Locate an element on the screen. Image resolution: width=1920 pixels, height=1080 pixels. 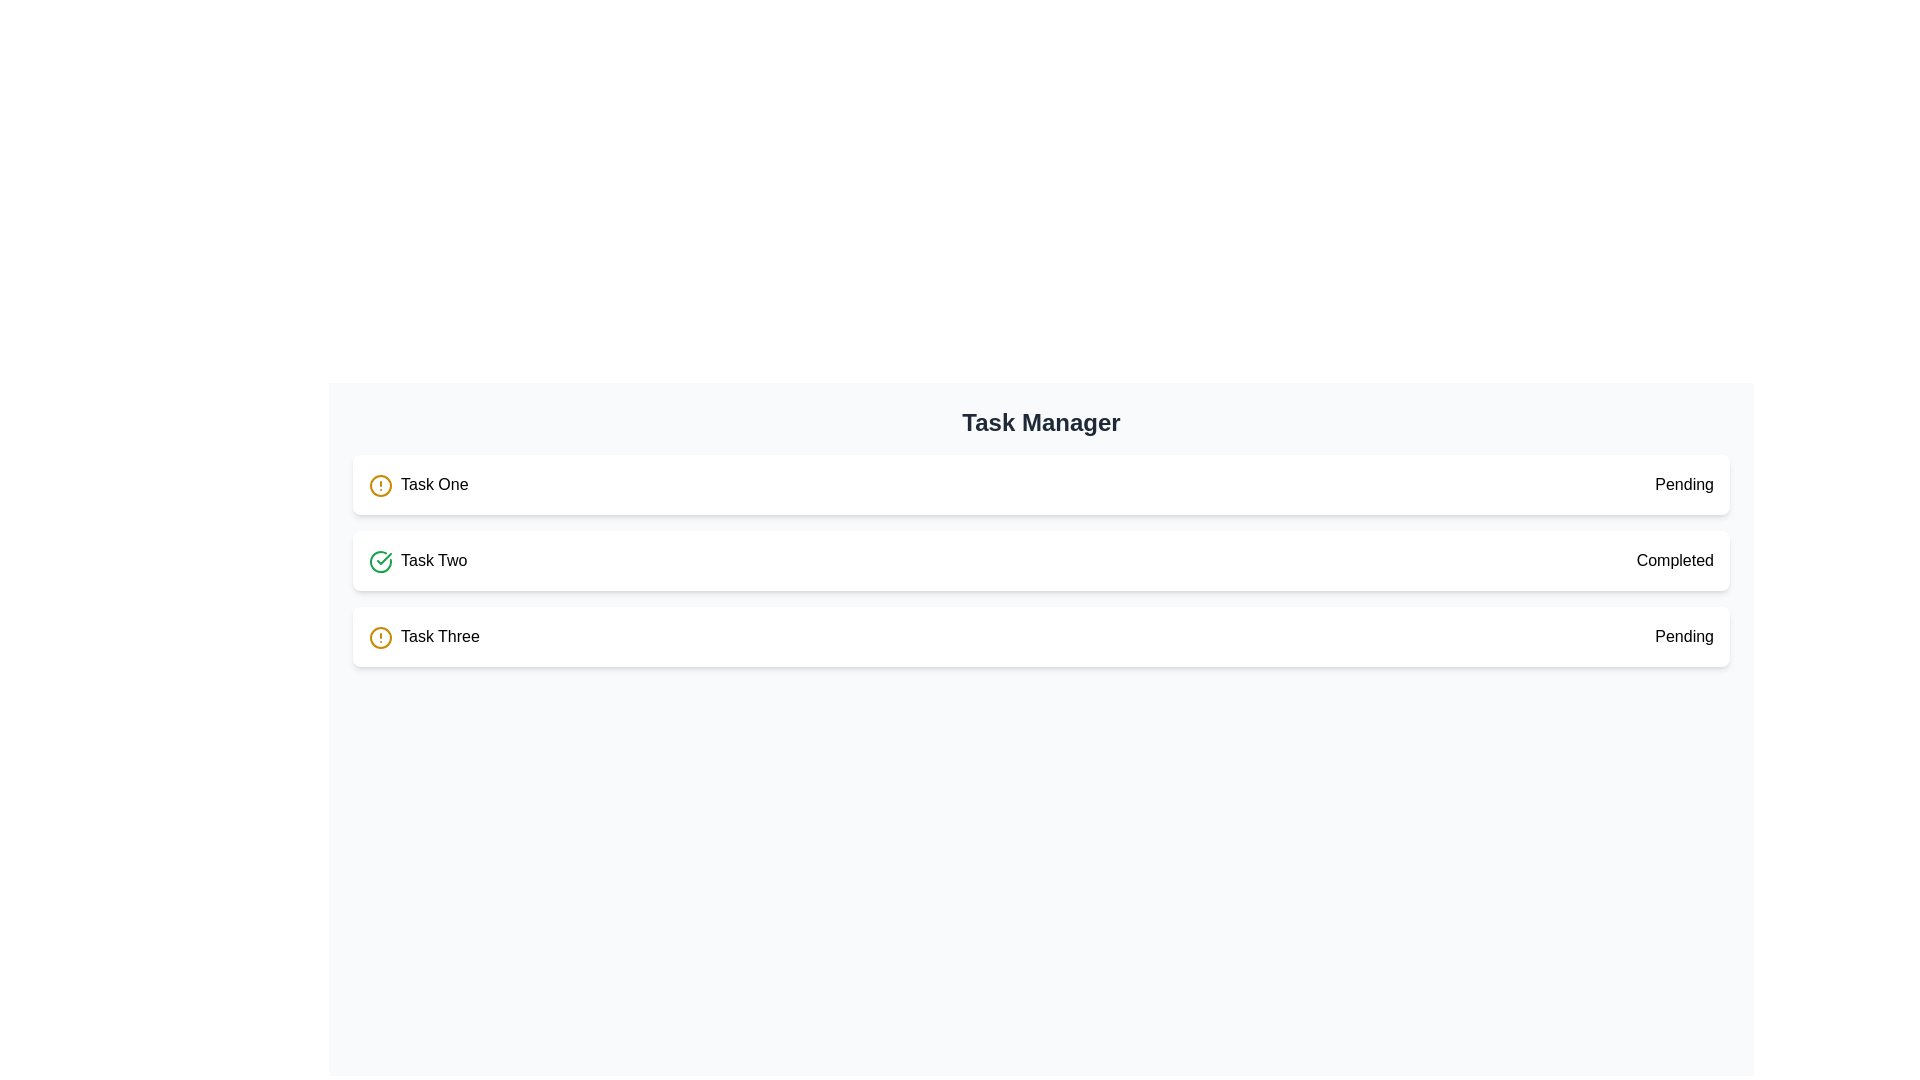
the task list item labeled 'Task Three' with a status of 'Pending' in the 'Task Manager' interface is located at coordinates (1040, 636).